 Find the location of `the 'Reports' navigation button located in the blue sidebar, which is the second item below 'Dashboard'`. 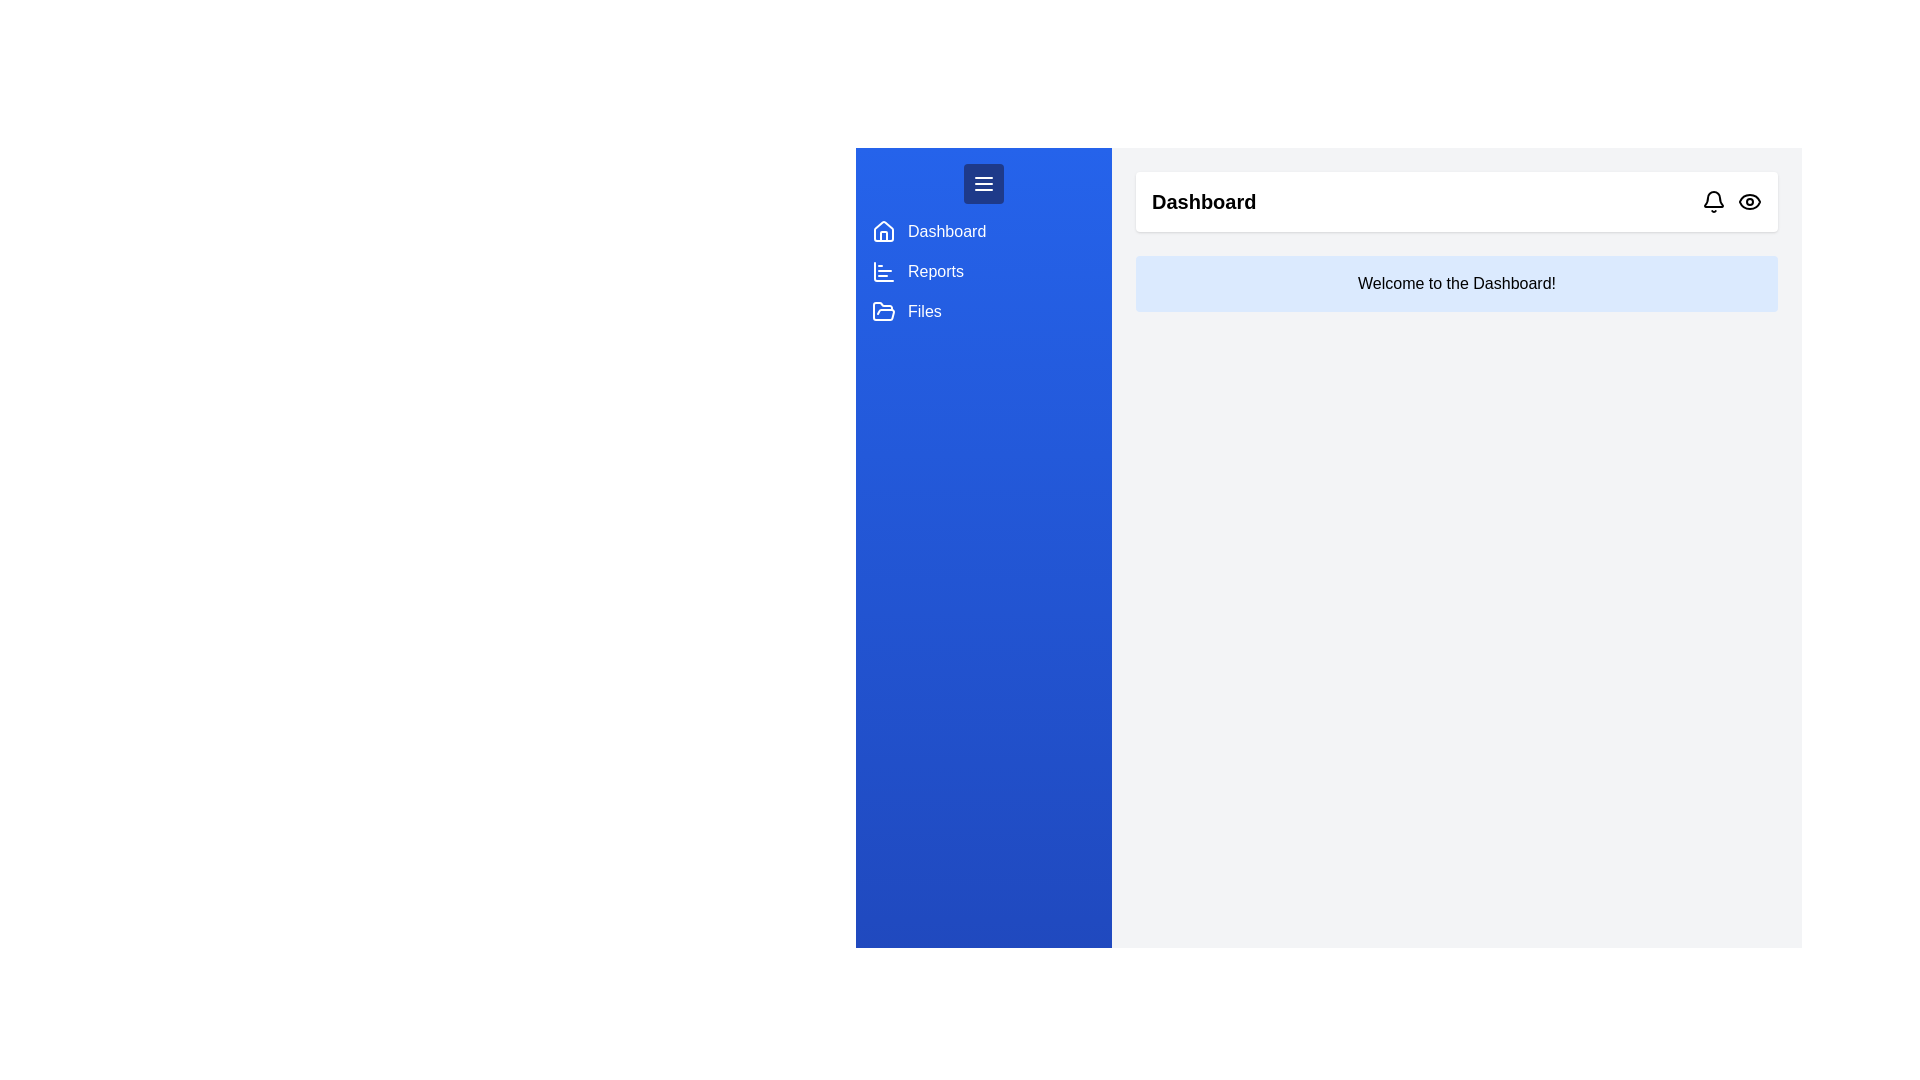

the 'Reports' navigation button located in the blue sidebar, which is the second item below 'Dashboard' is located at coordinates (983, 272).